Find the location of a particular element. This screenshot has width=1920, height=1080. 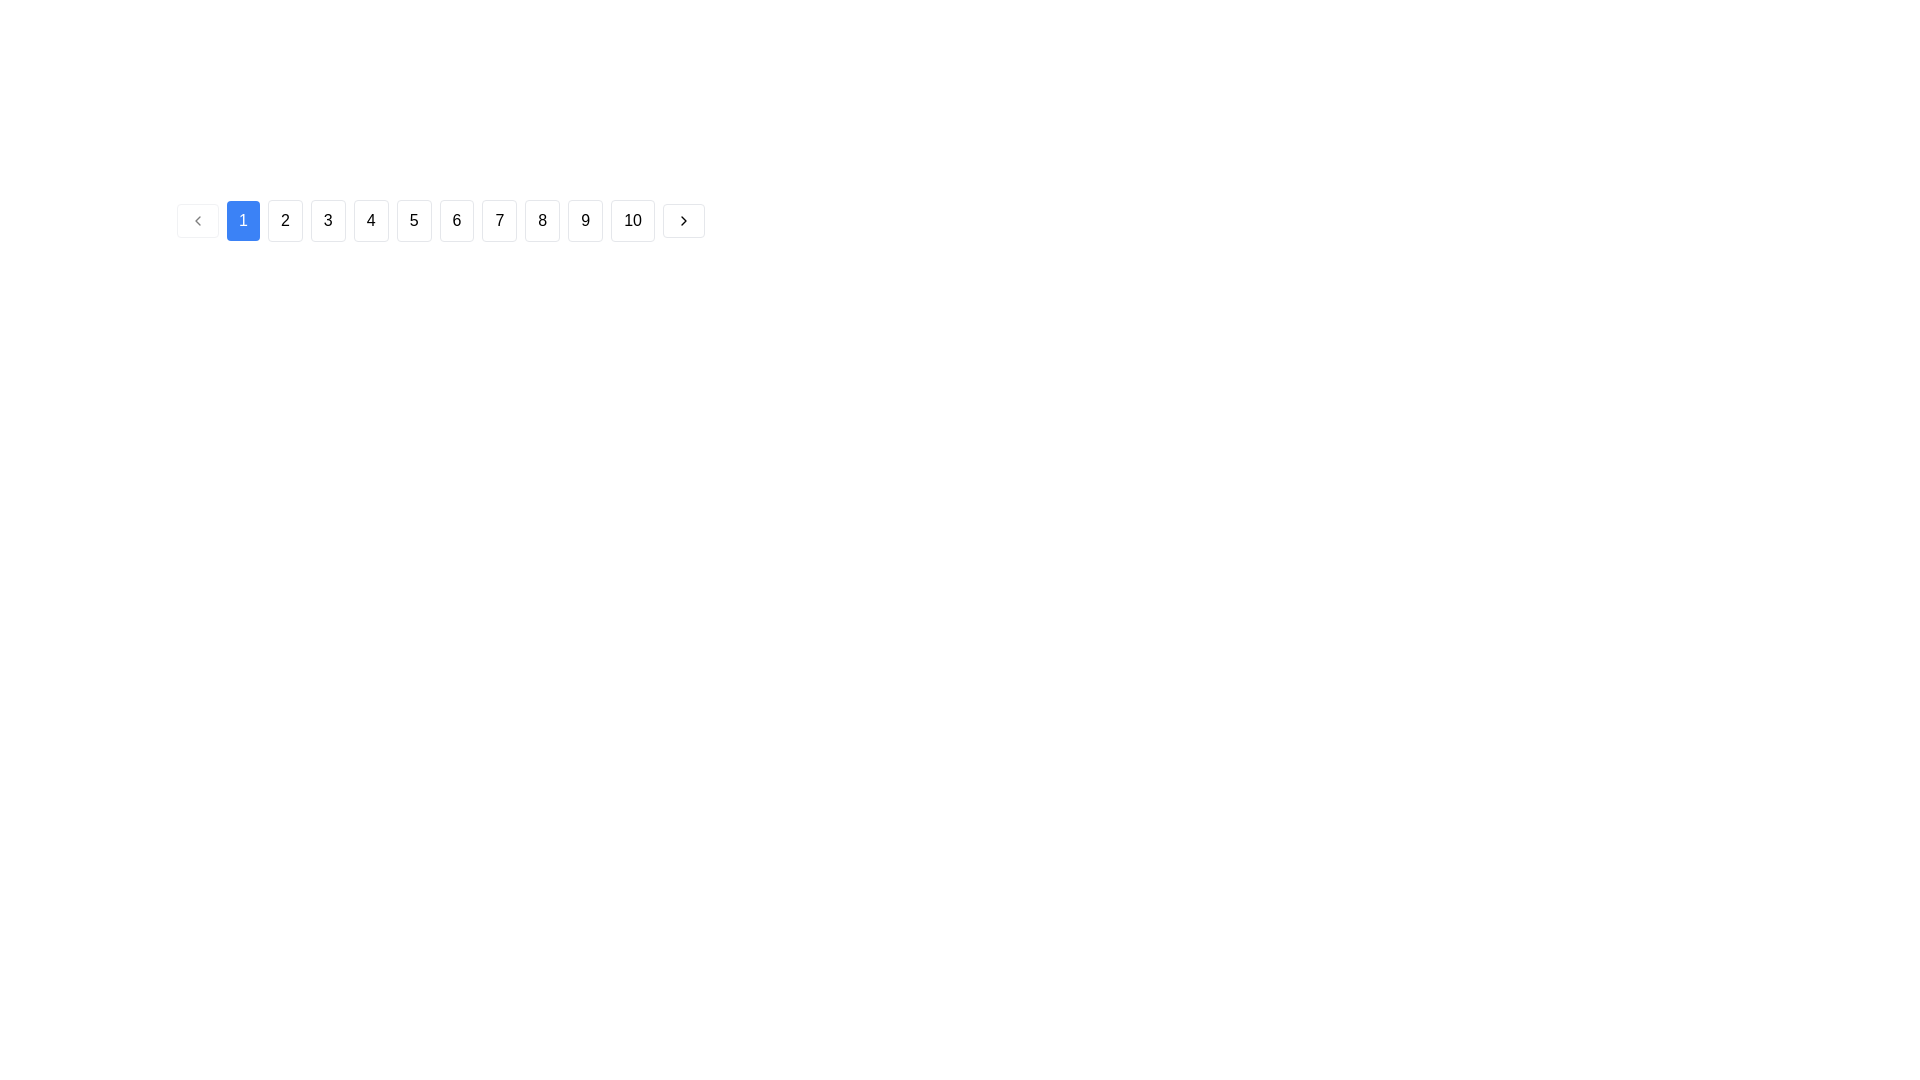

the pagination button displaying the number '2' is located at coordinates (284, 220).